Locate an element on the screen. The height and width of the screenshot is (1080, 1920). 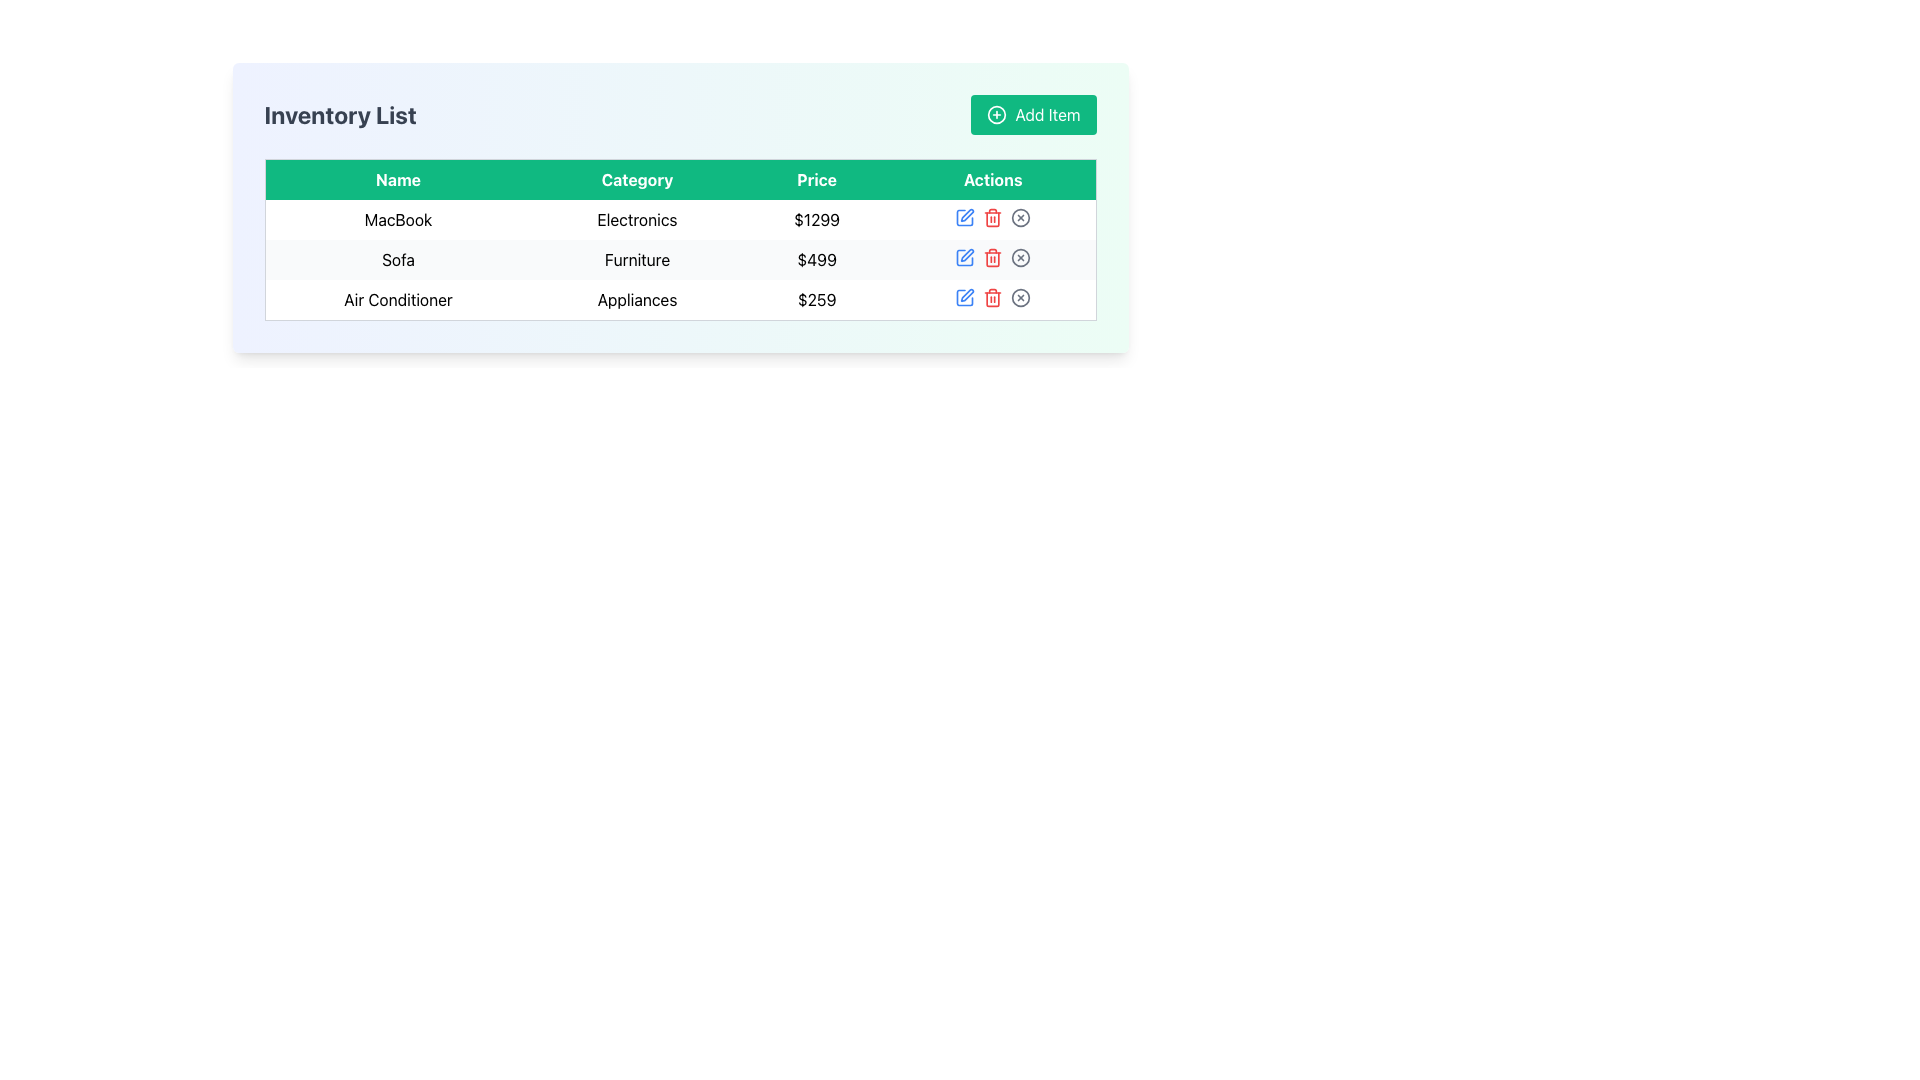
the second icon from the left in the 'Actions' column of the third row in the table is located at coordinates (967, 295).